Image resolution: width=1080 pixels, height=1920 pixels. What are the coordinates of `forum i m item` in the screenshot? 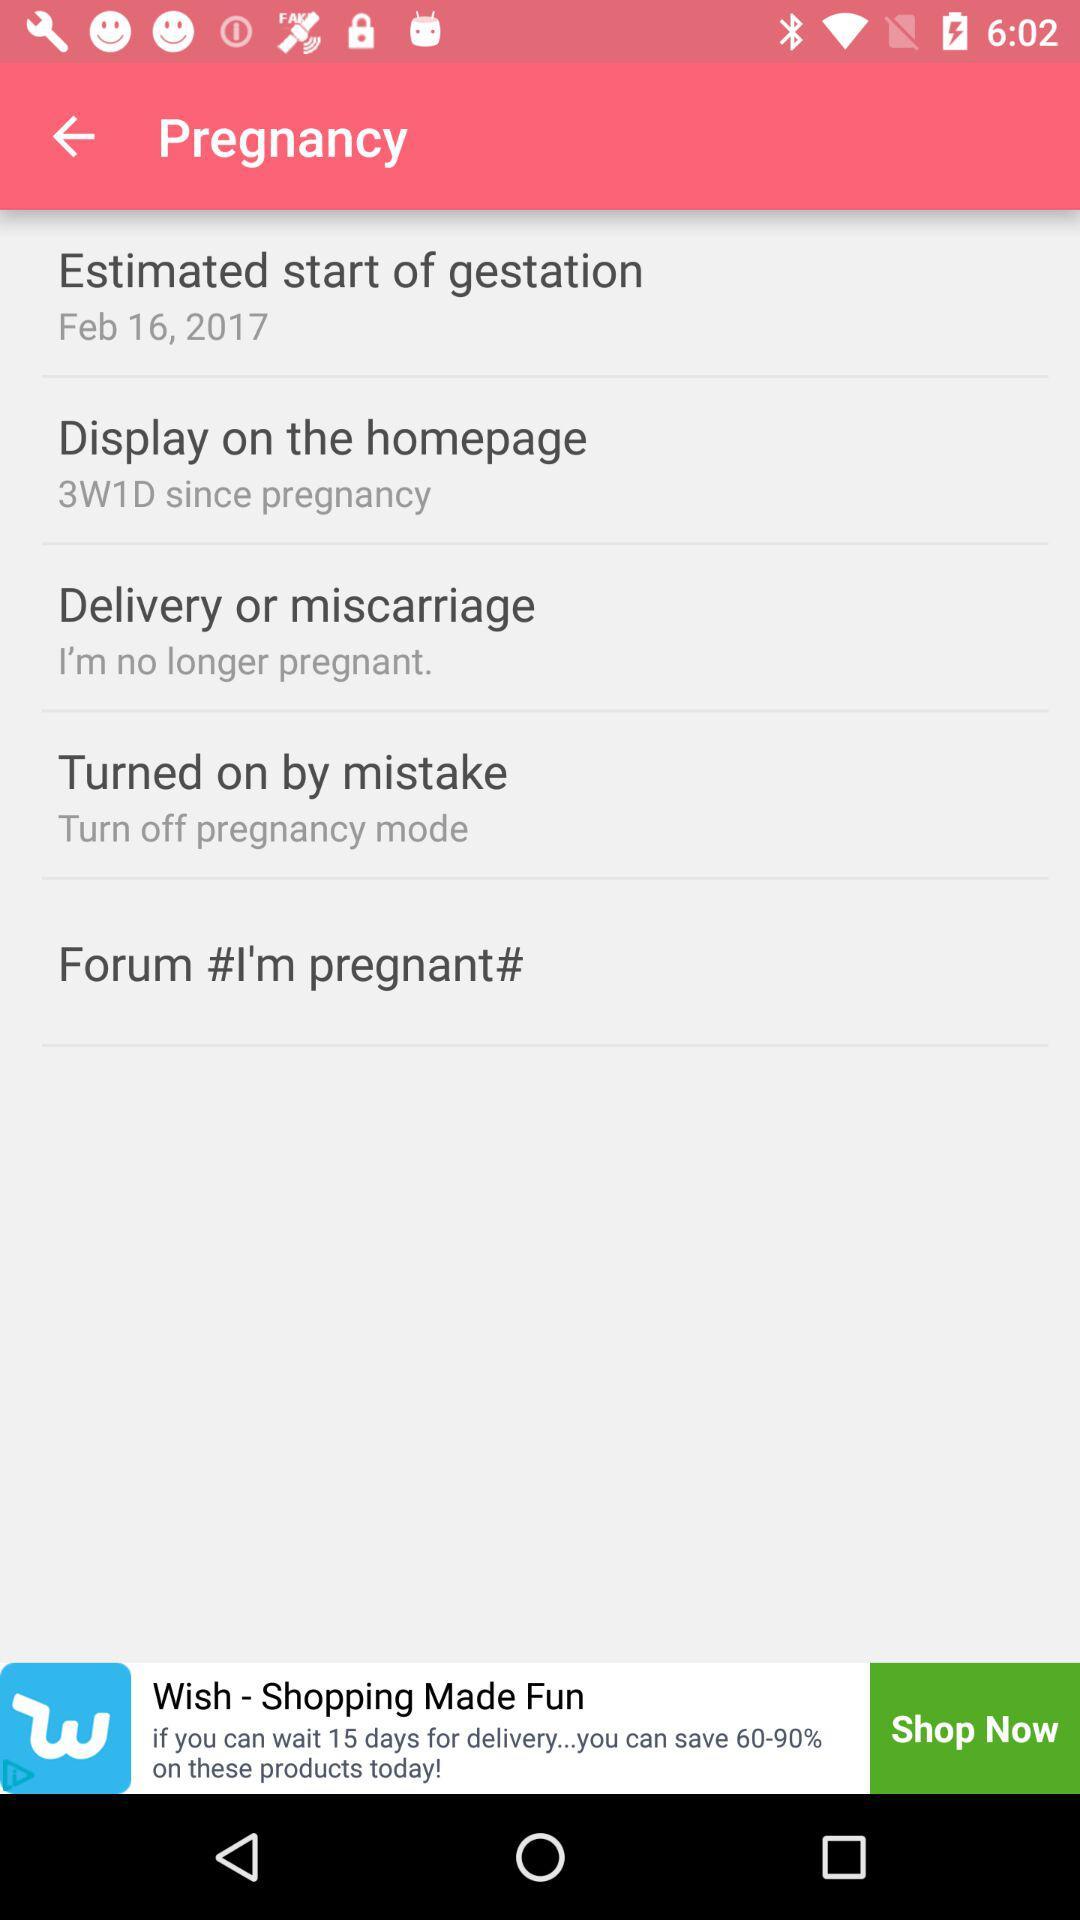 It's located at (329, 962).